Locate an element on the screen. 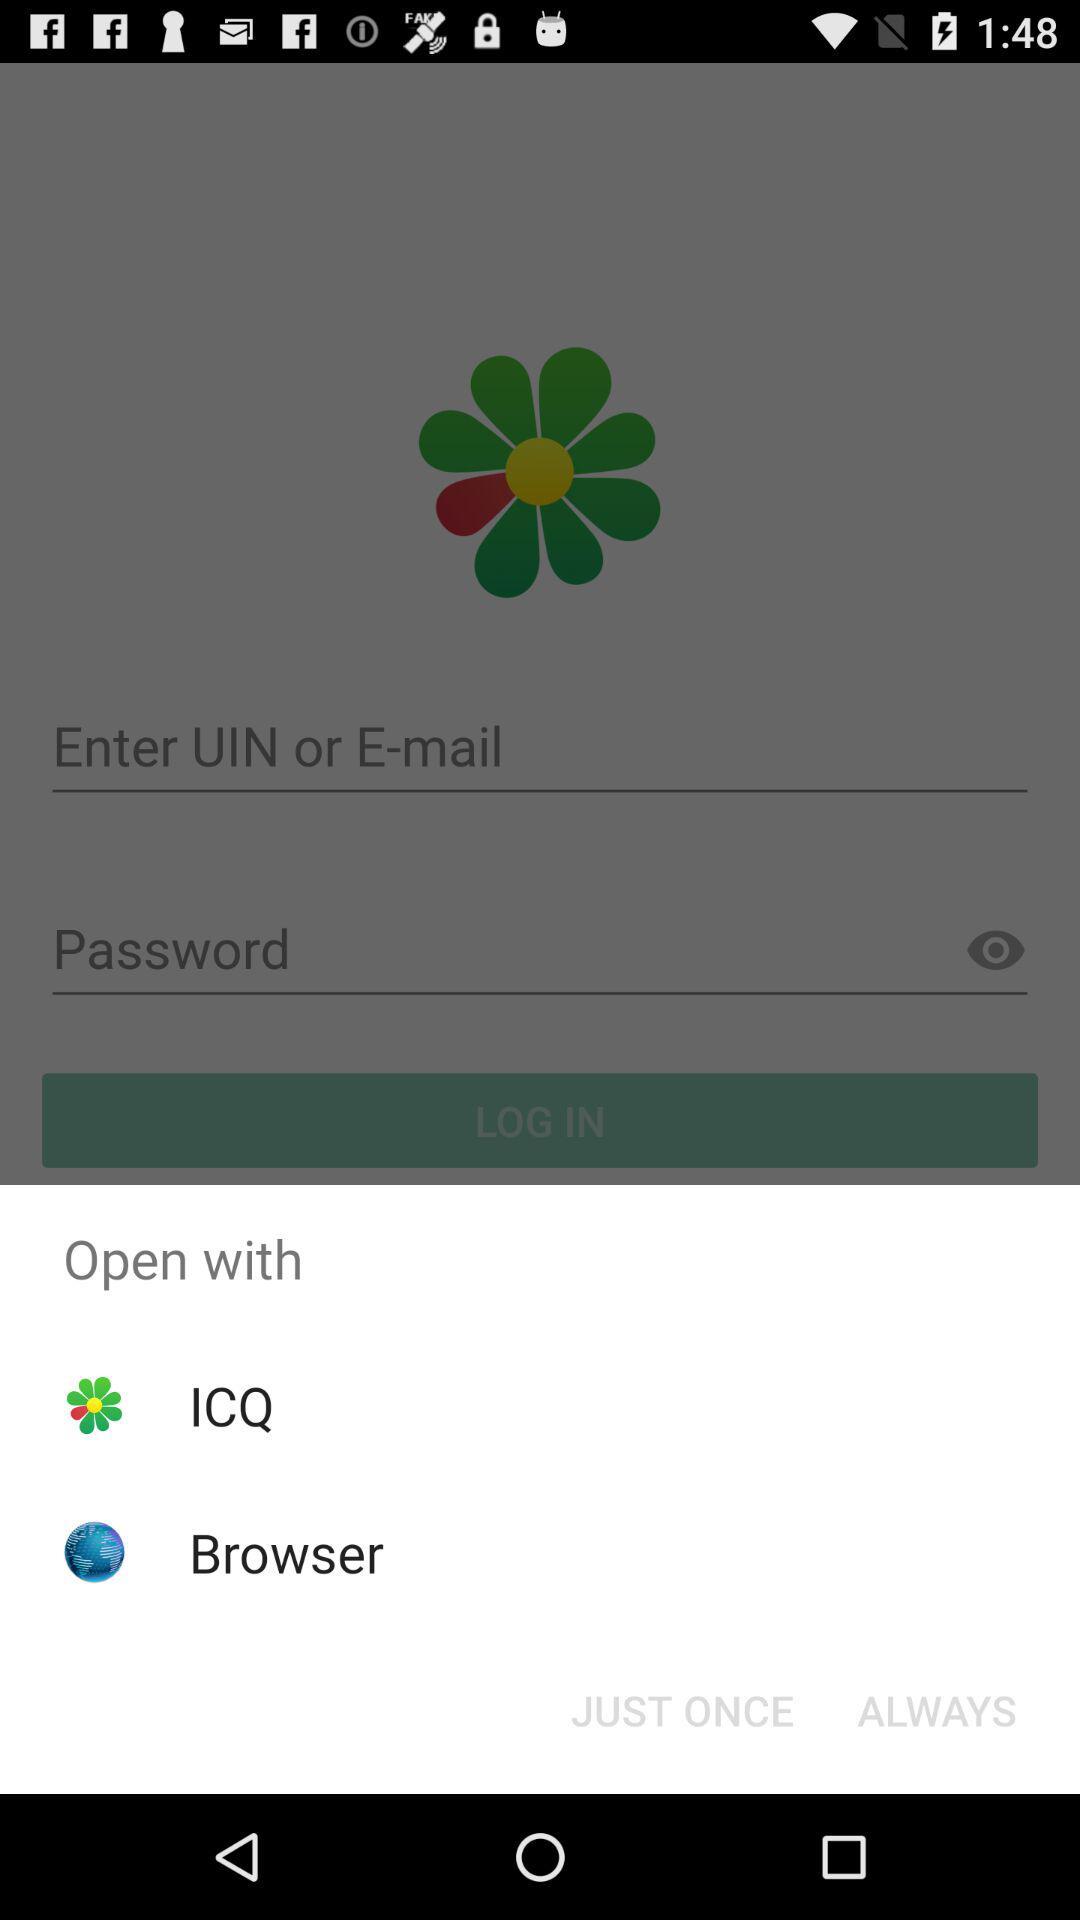 The image size is (1080, 1920). item below open with icon is located at coordinates (230, 1404).